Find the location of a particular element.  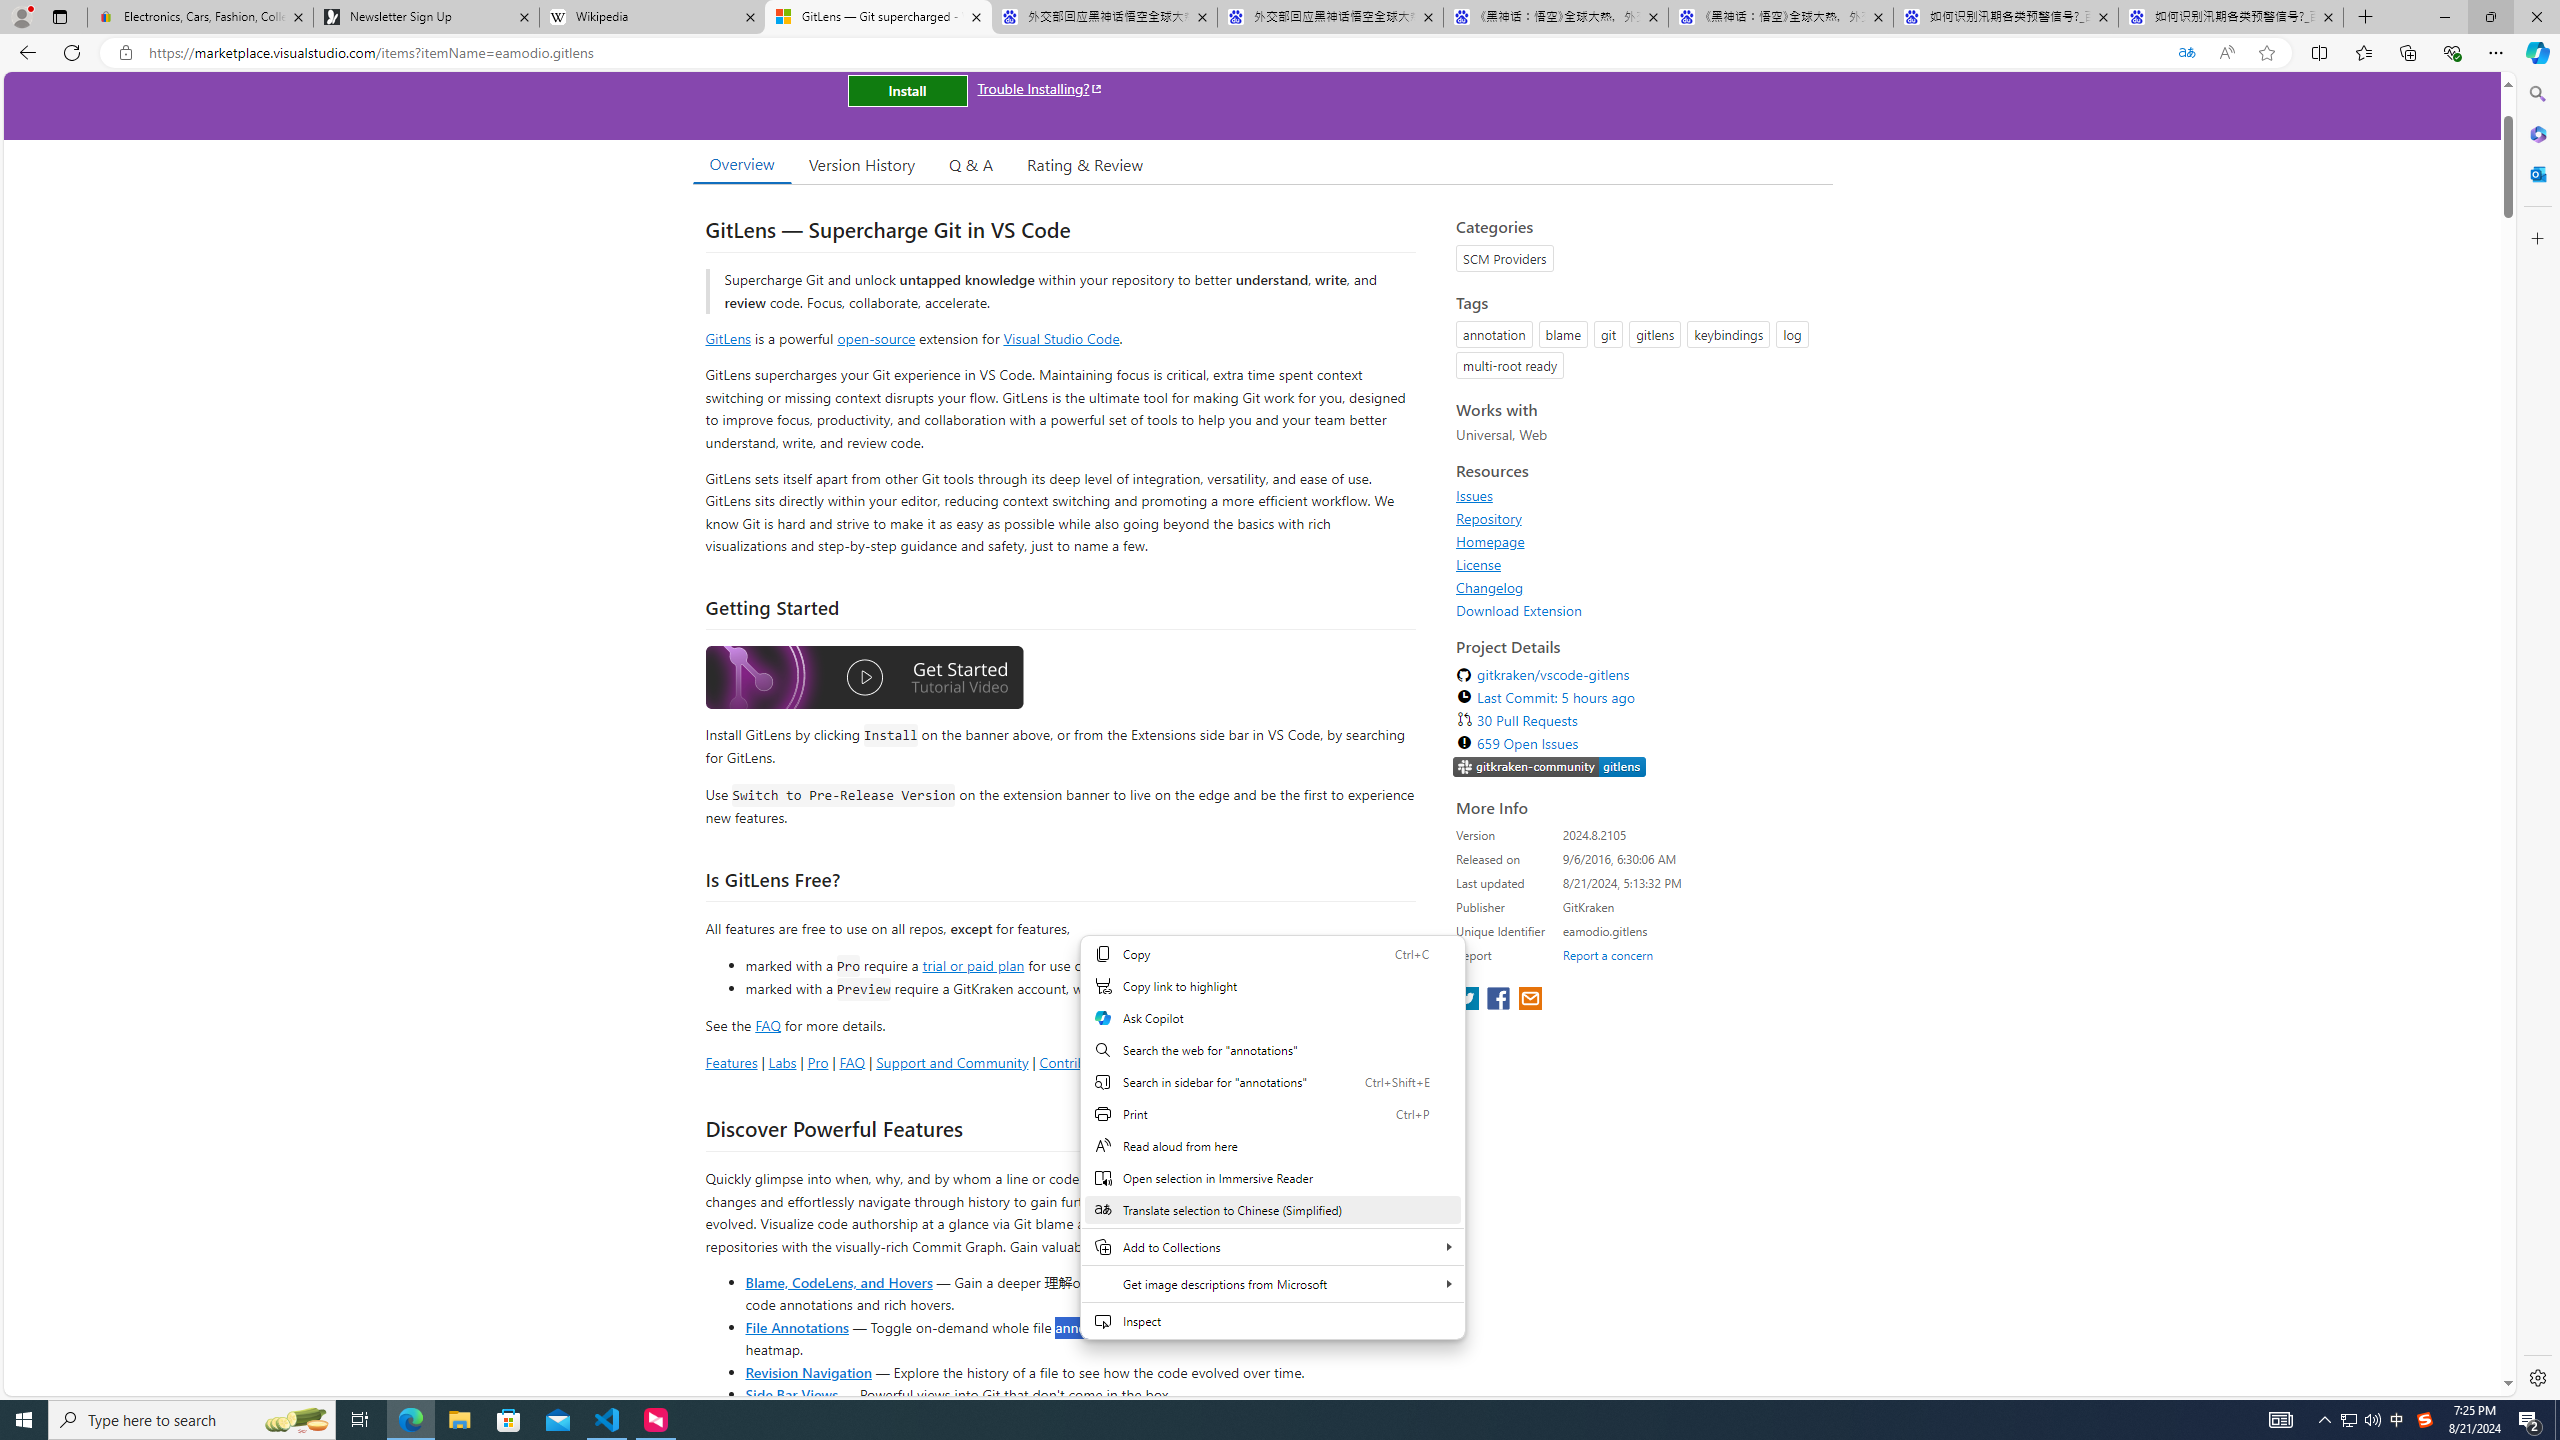

'share extension on twitter' is located at coordinates (1468, 999).